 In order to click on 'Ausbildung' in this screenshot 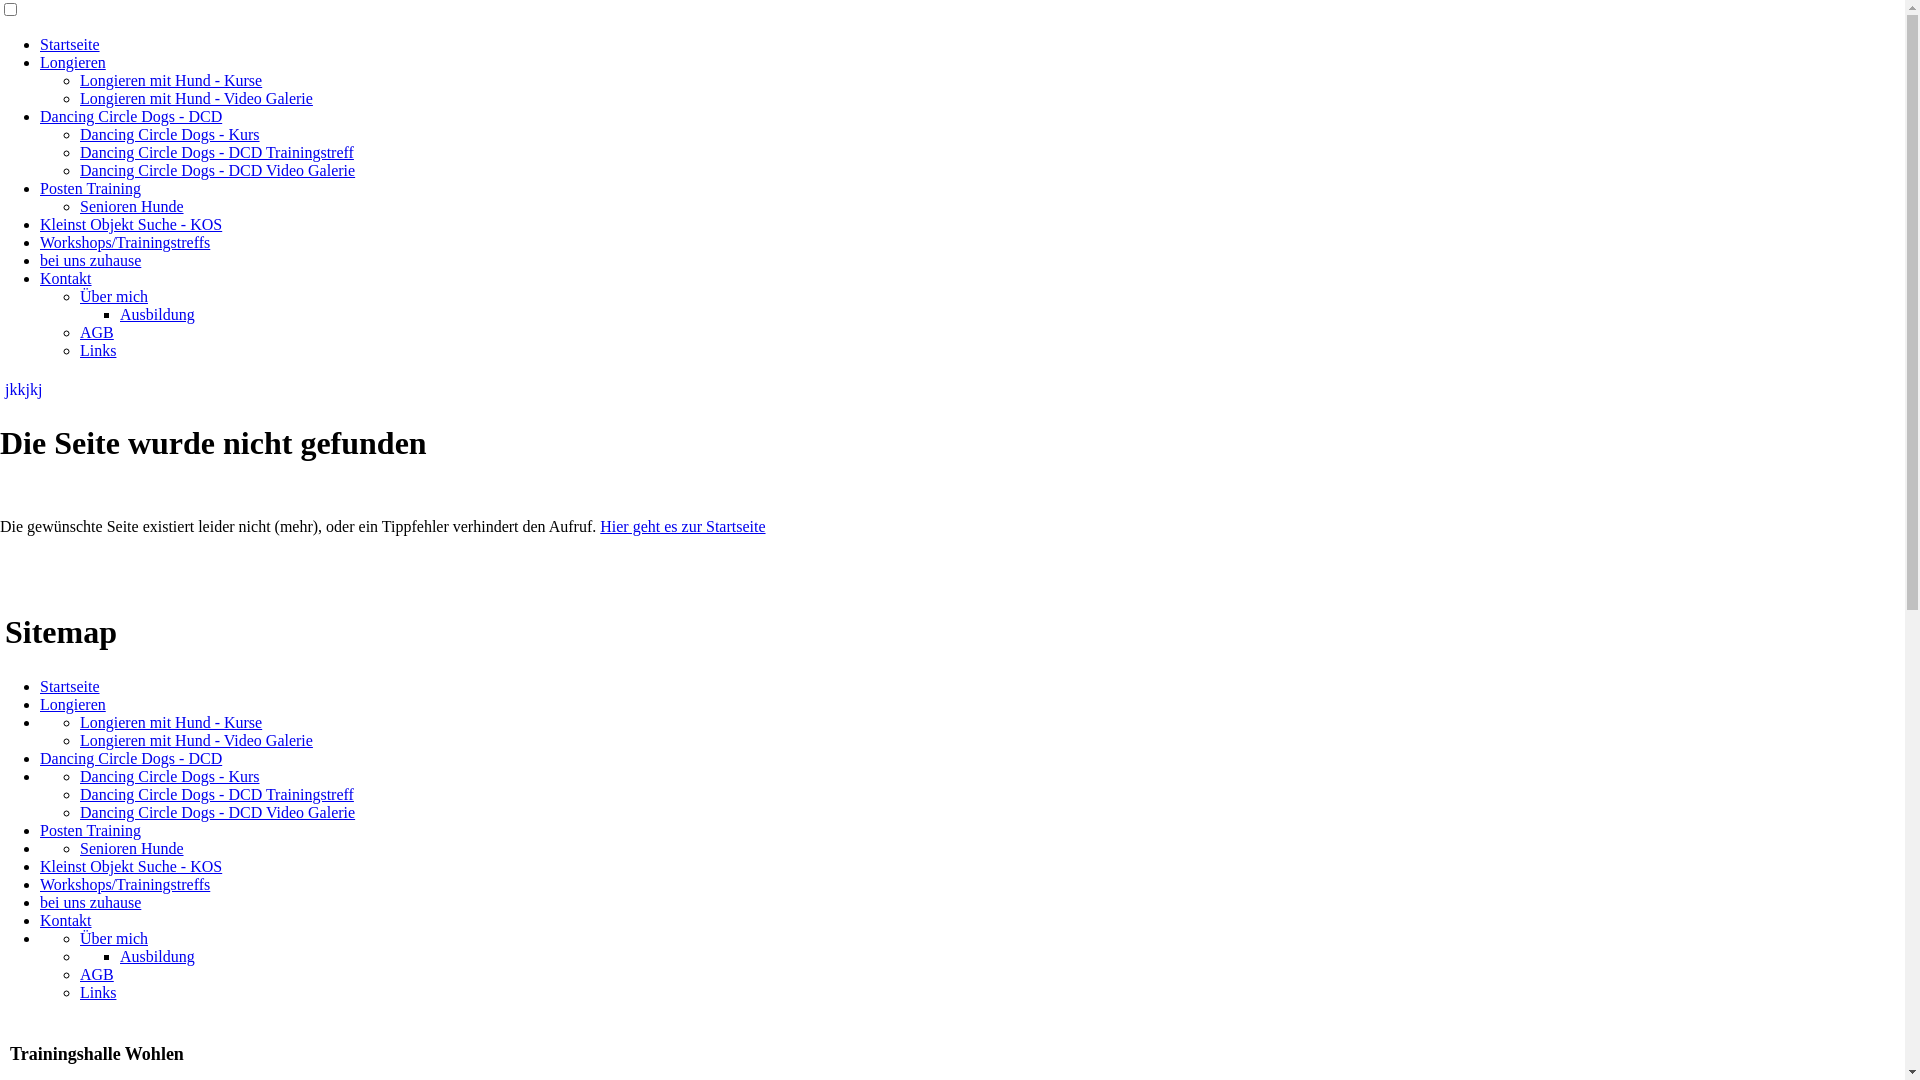, I will do `click(119, 955)`.